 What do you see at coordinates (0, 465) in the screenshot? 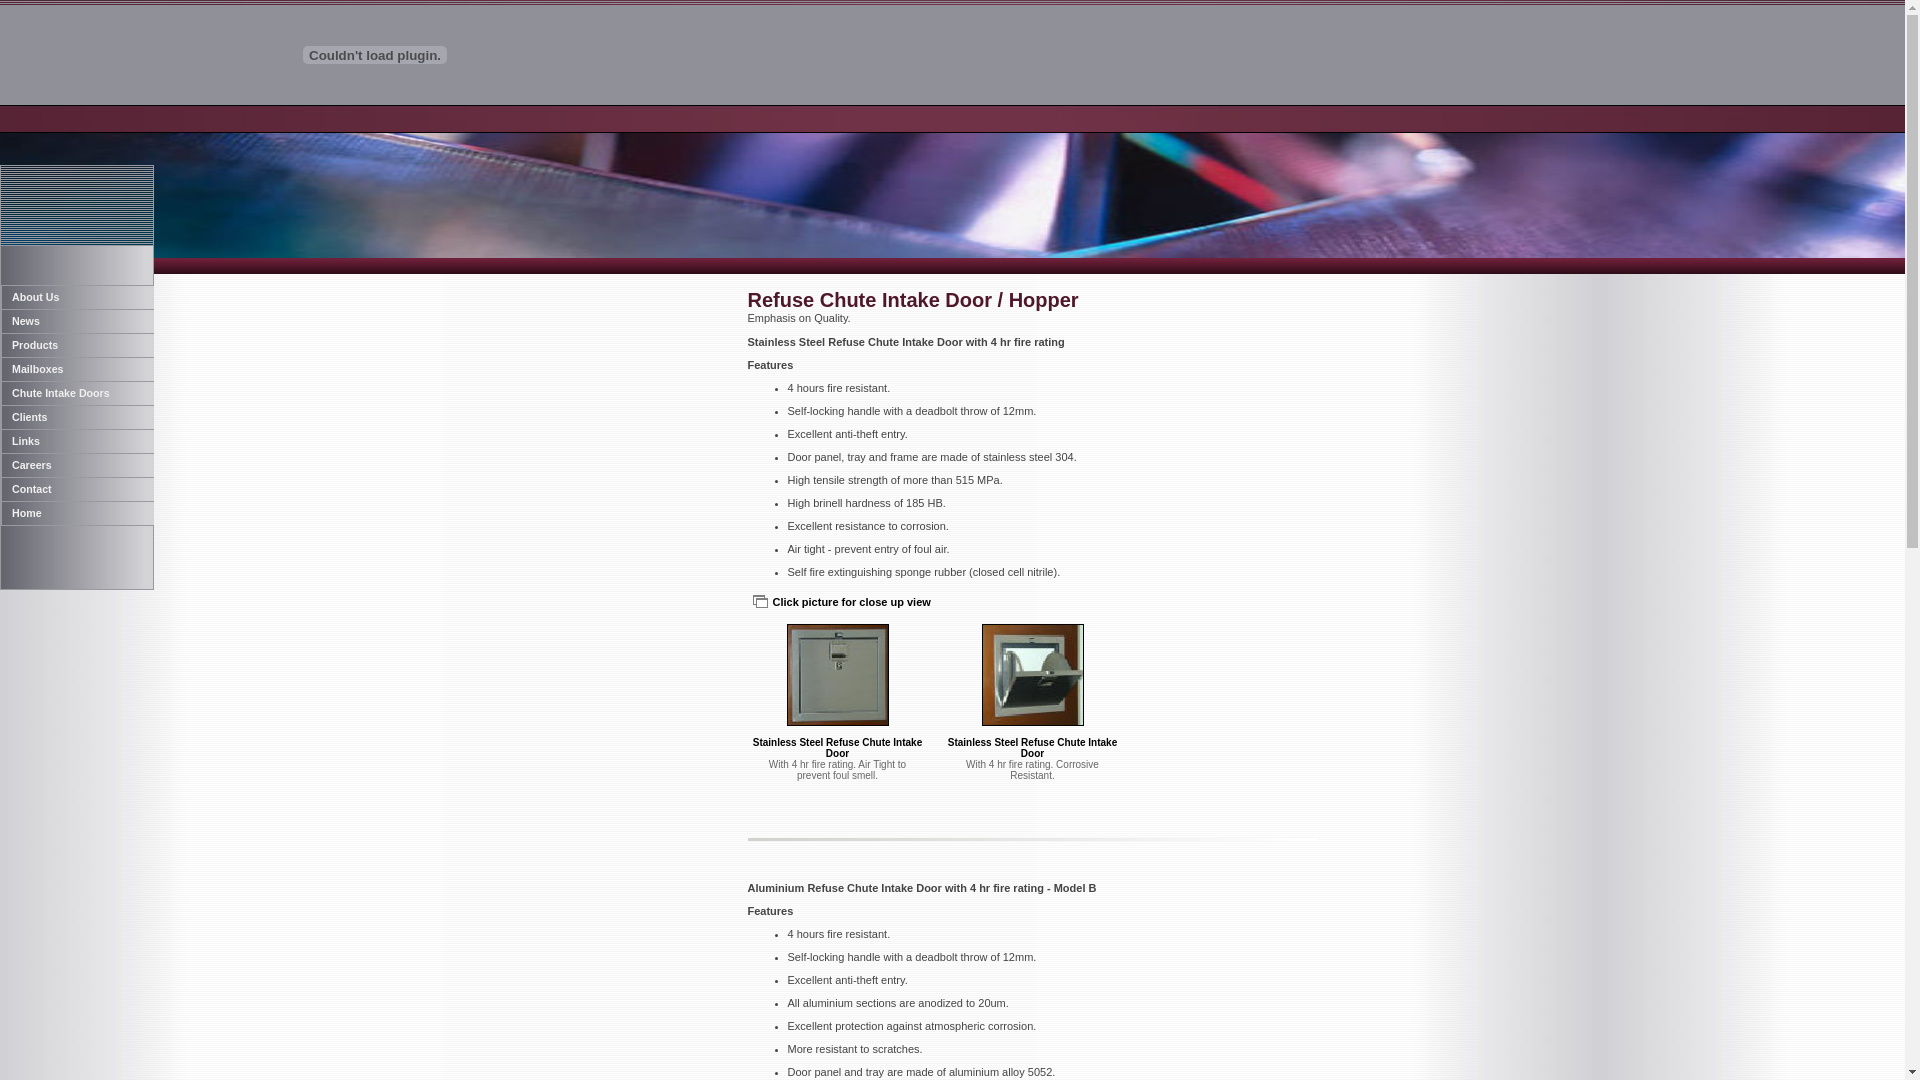
I see `'Careers'` at bounding box center [0, 465].